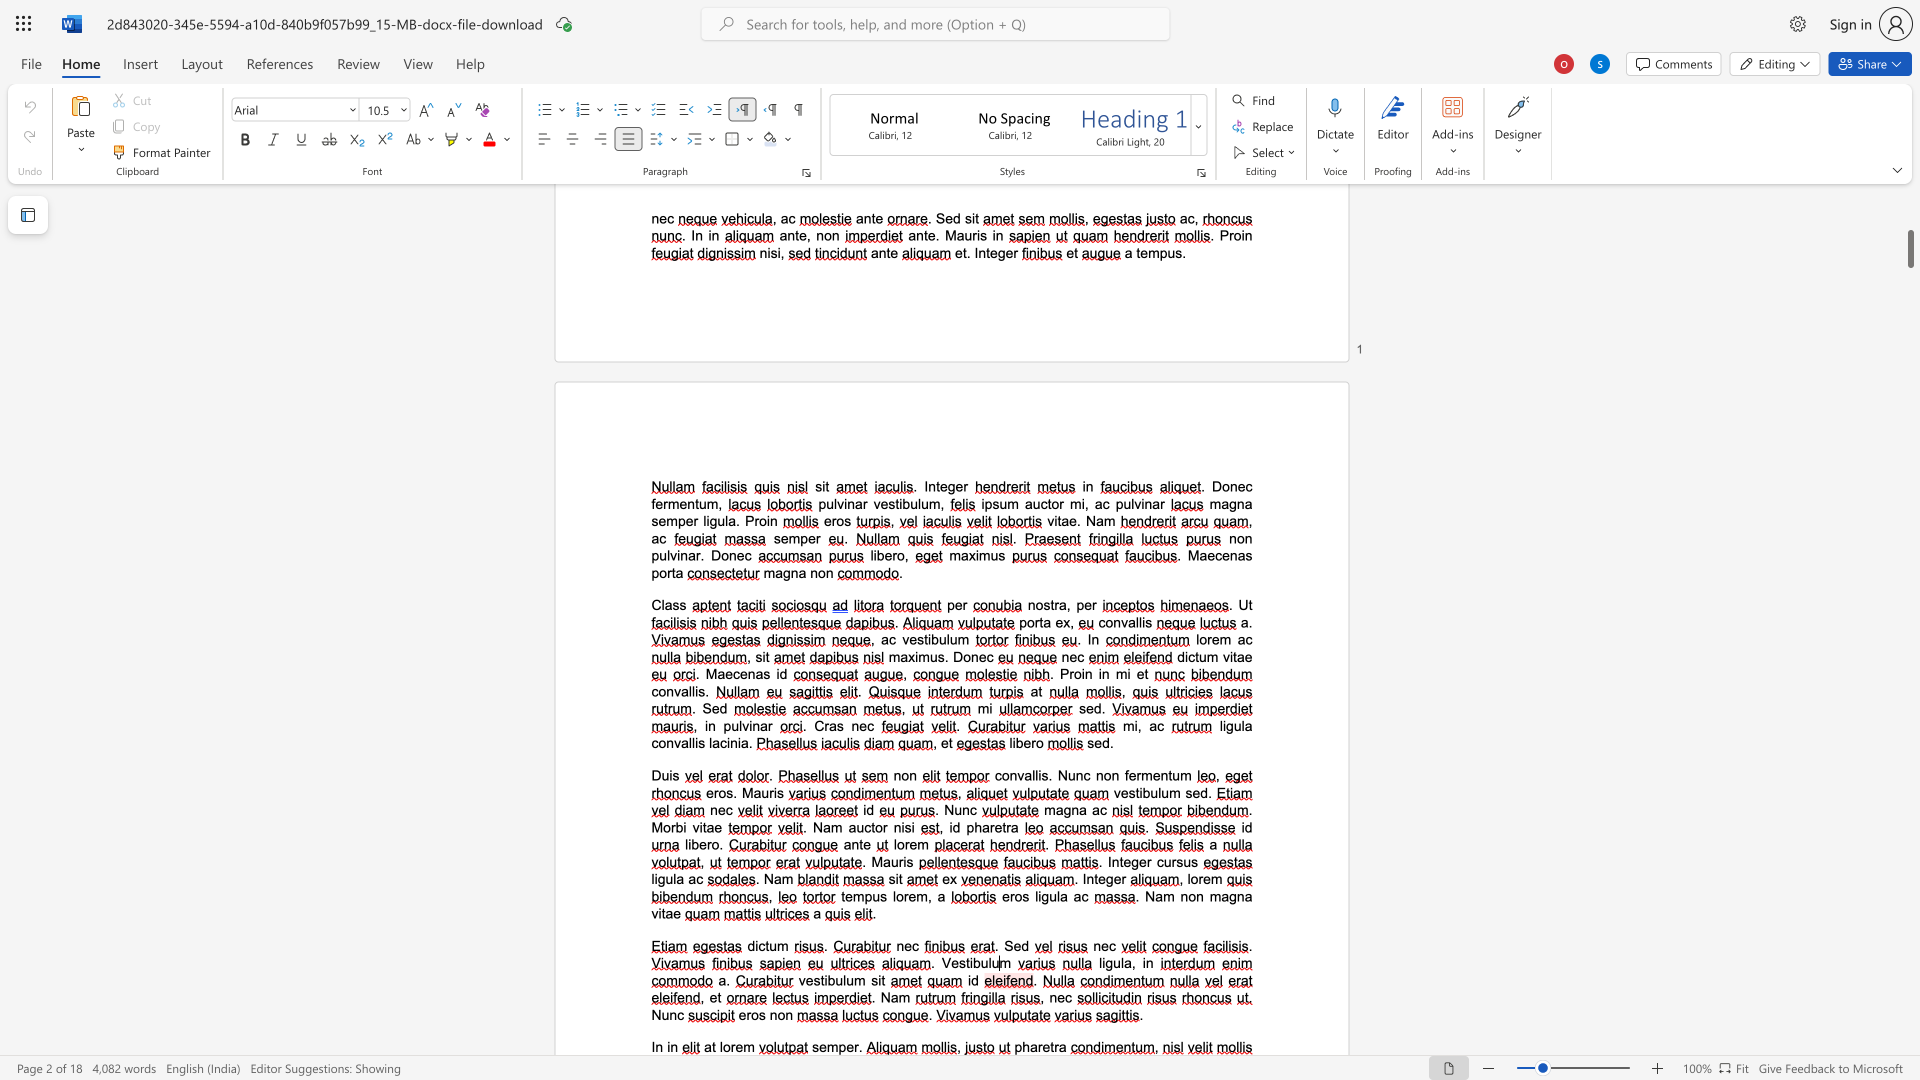 The height and width of the screenshot is (1080, 1920). I want to click on the space between the continuous character "e" and "m" in the text, so click(743, 1046).